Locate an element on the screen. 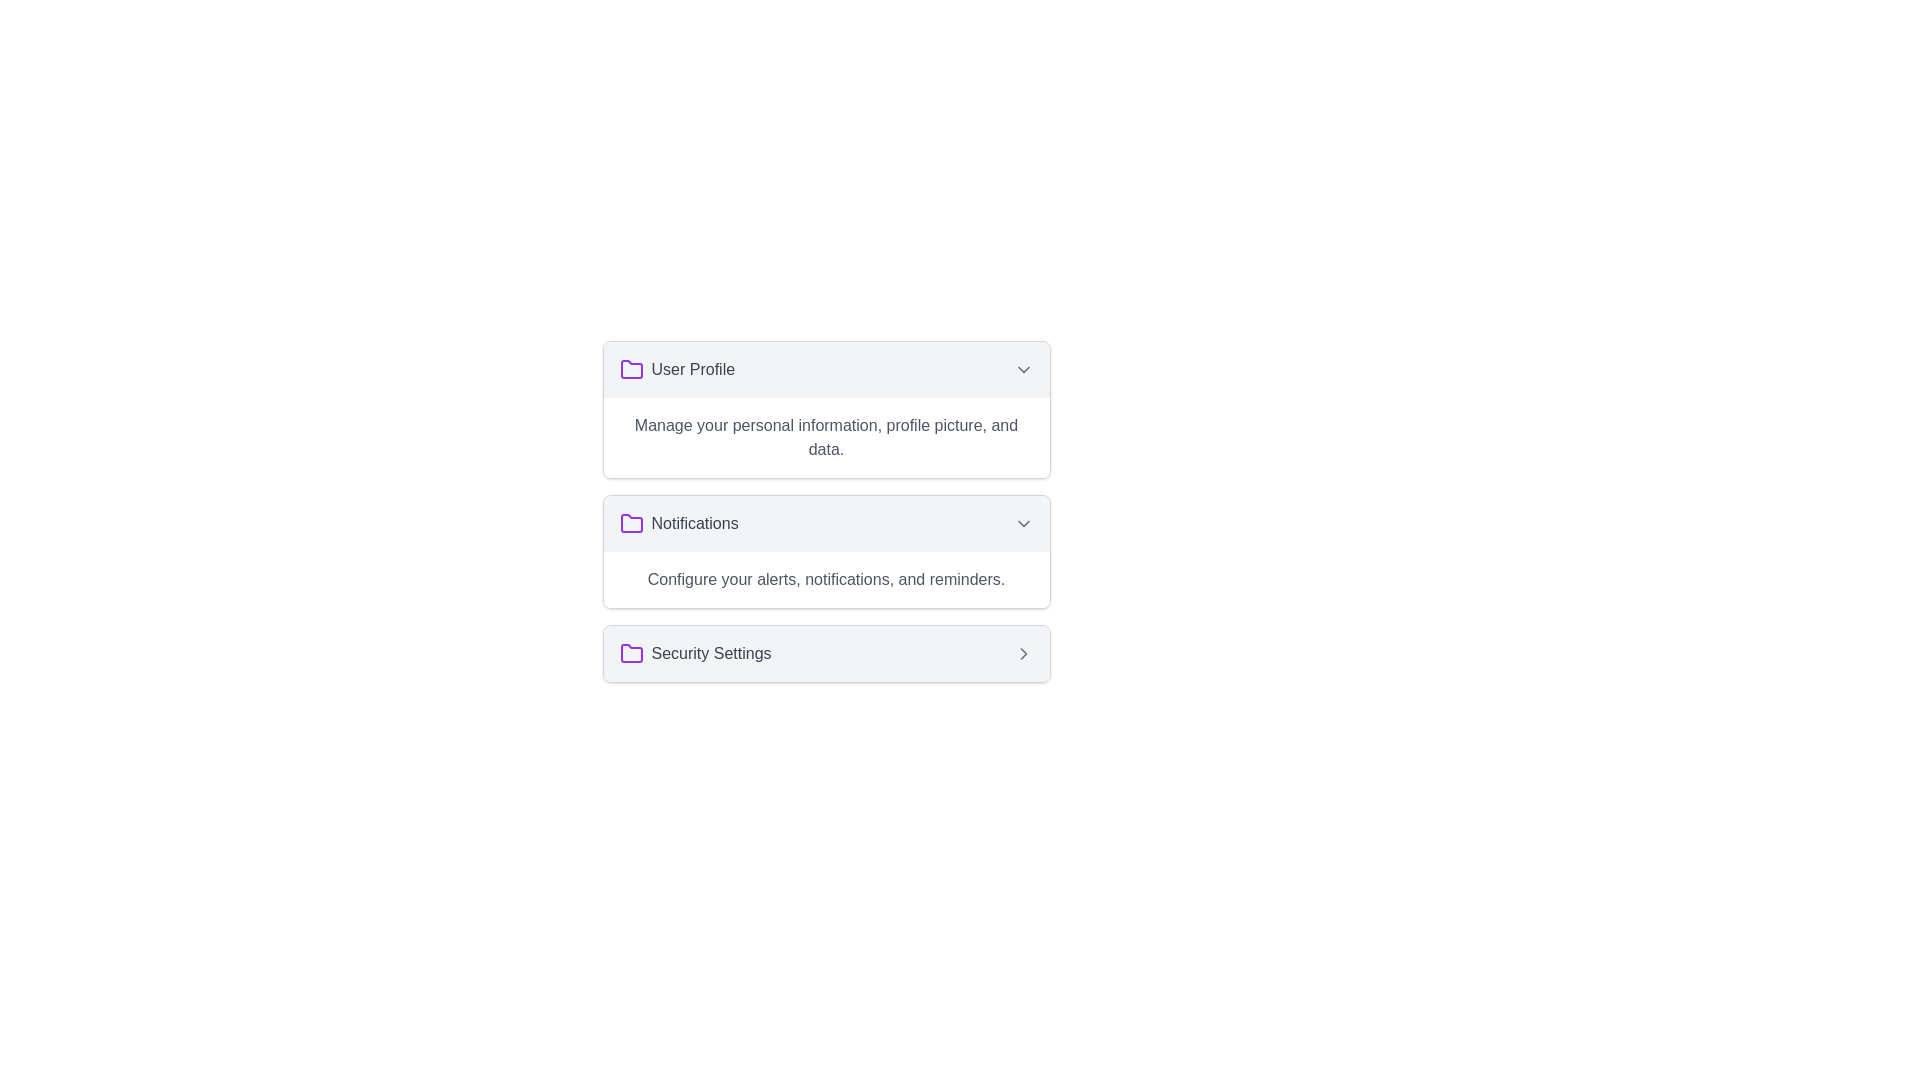 This screenshot has width=1920, height=1080. the Downward Chevron icon in the User Profile section is located at coordinates (1023, 370).